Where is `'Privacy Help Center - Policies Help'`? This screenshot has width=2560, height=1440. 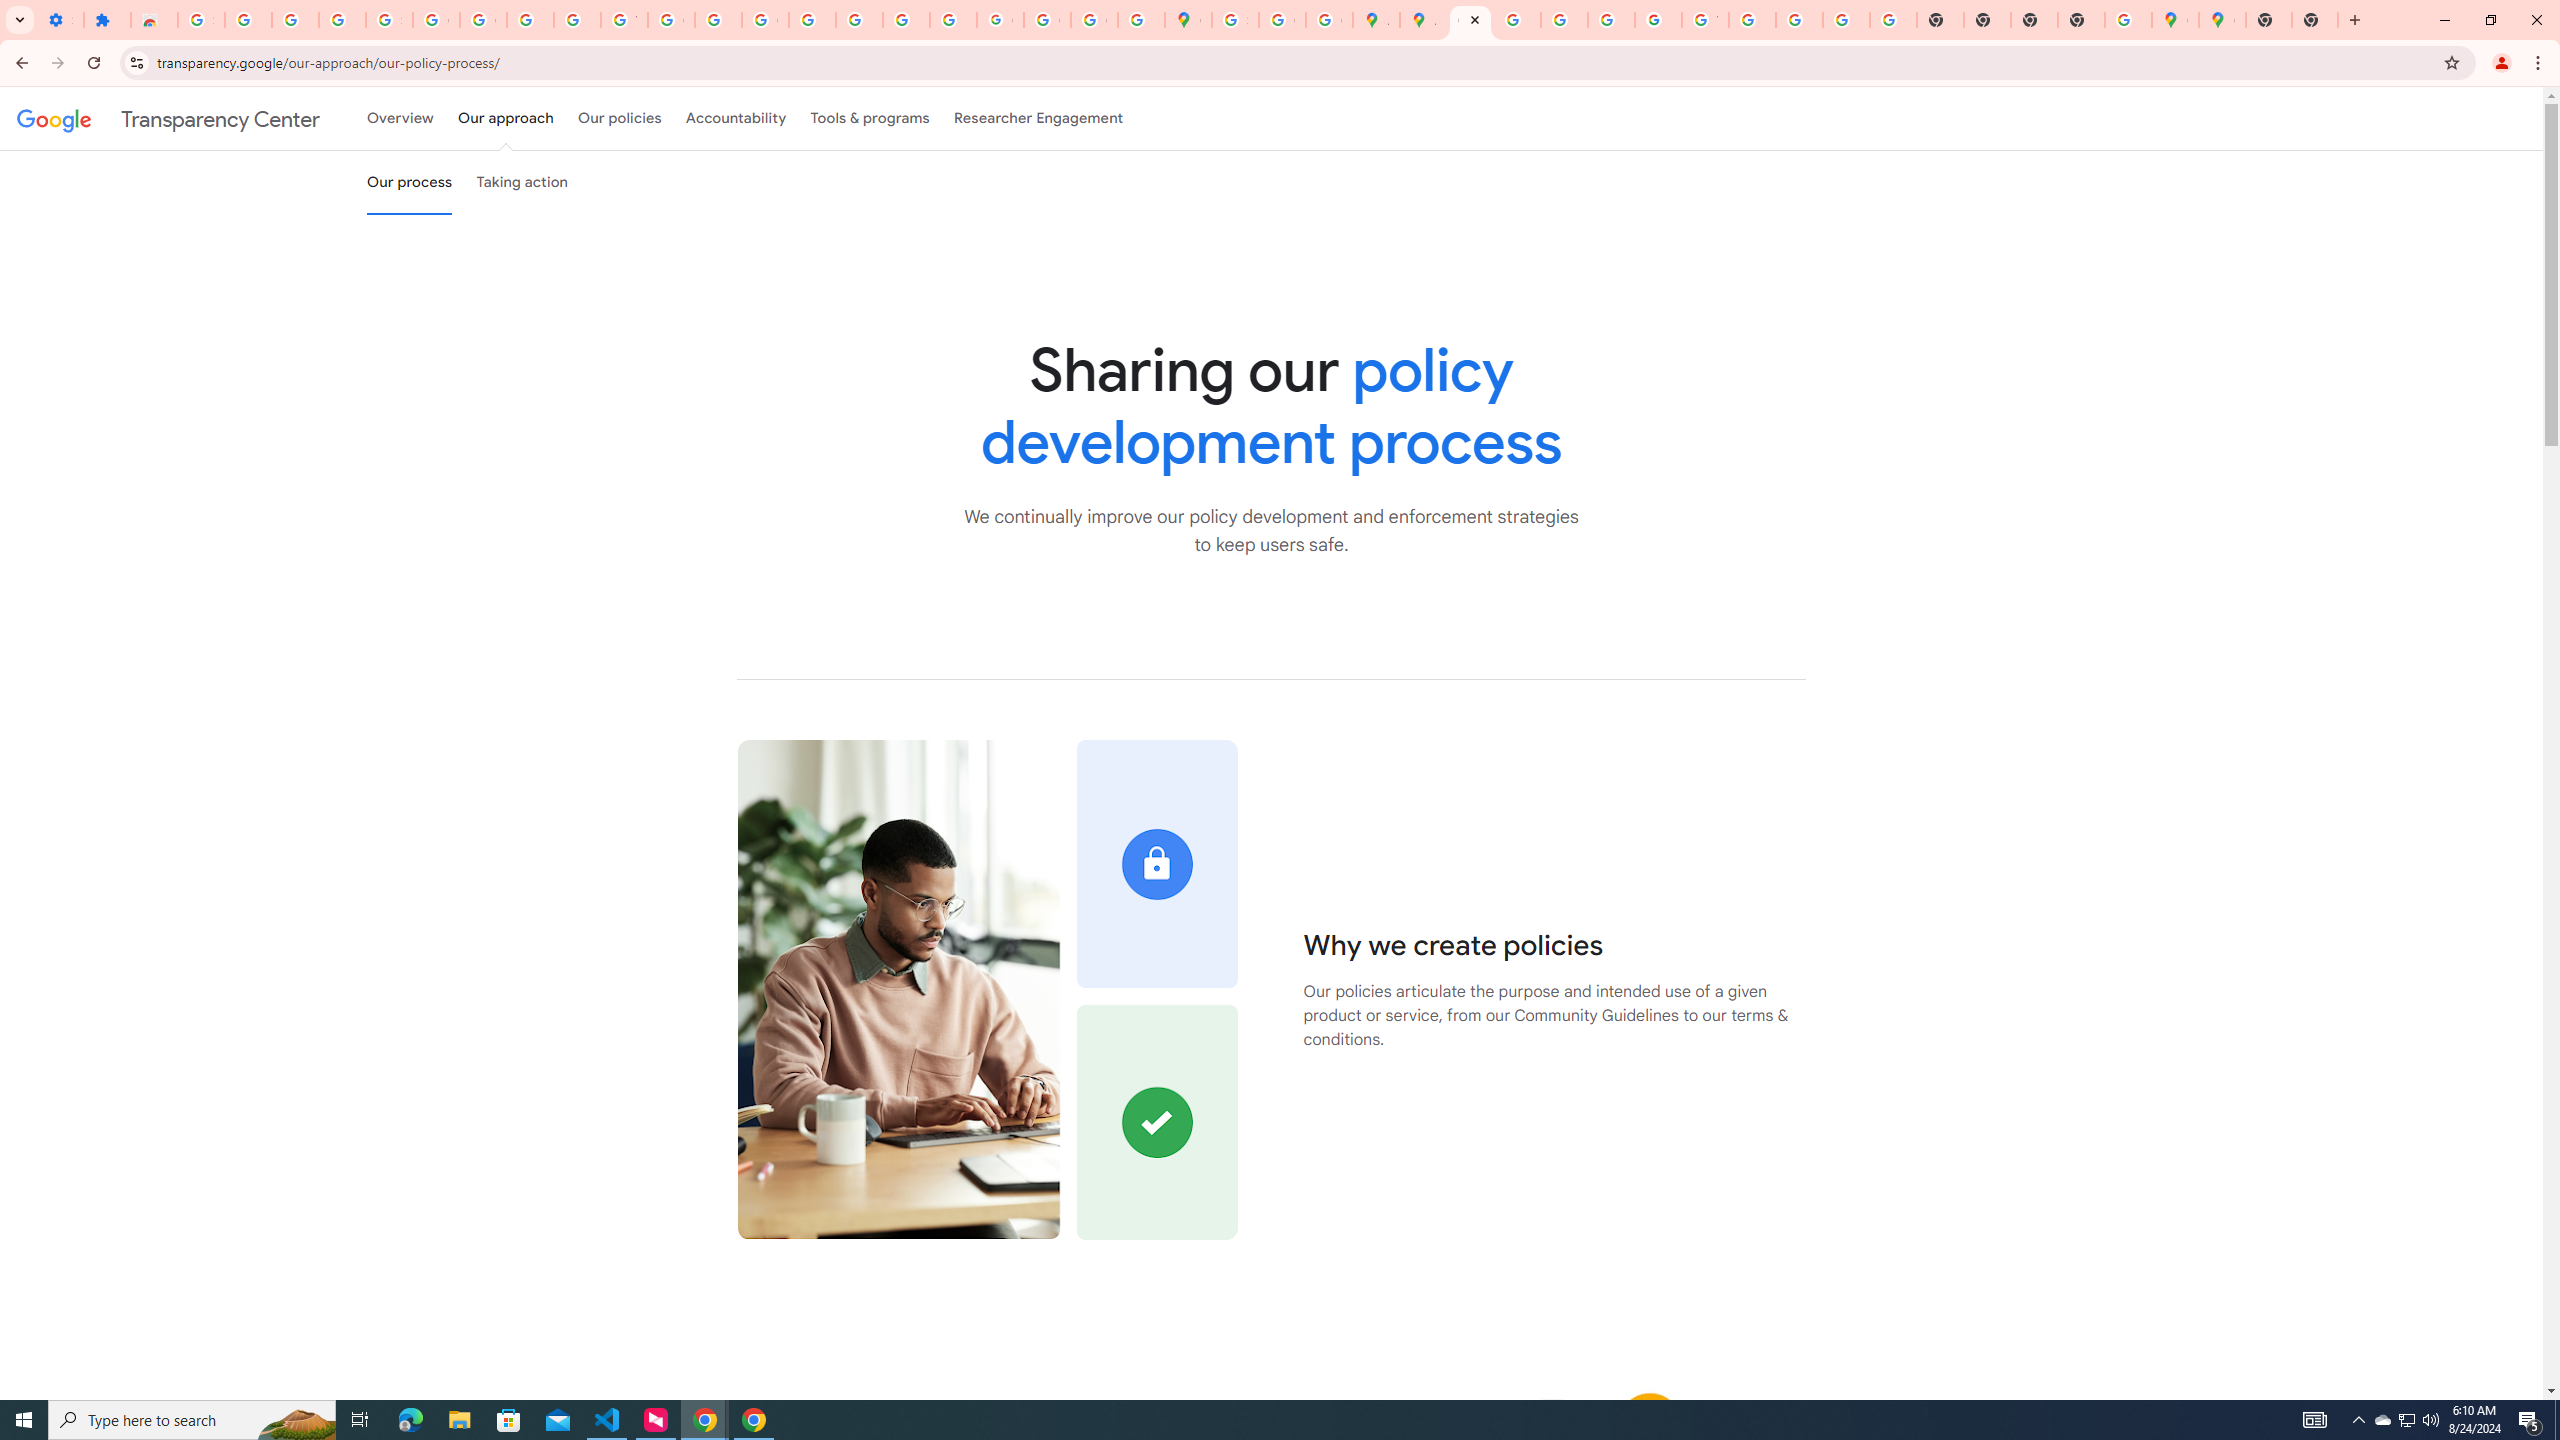 'Privacy Help Center - Policies Help' is located at coordinates (1564, 19).